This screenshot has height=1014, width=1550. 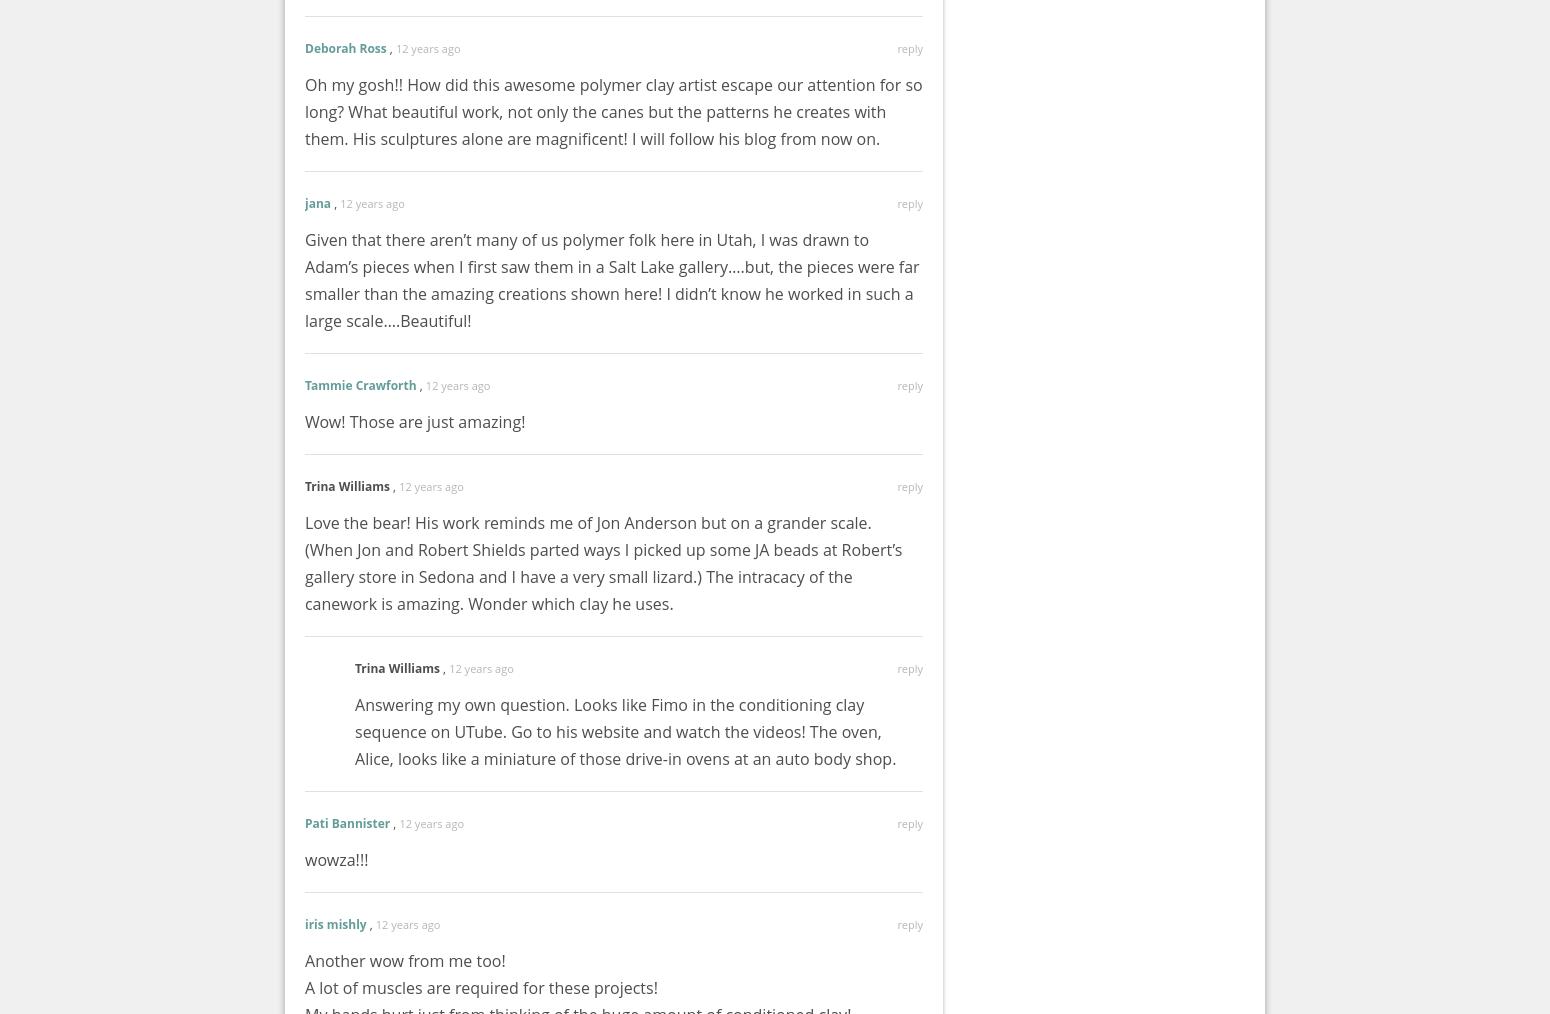 I want to click on 'Another wow from me too!', so click(x=405, y=960).